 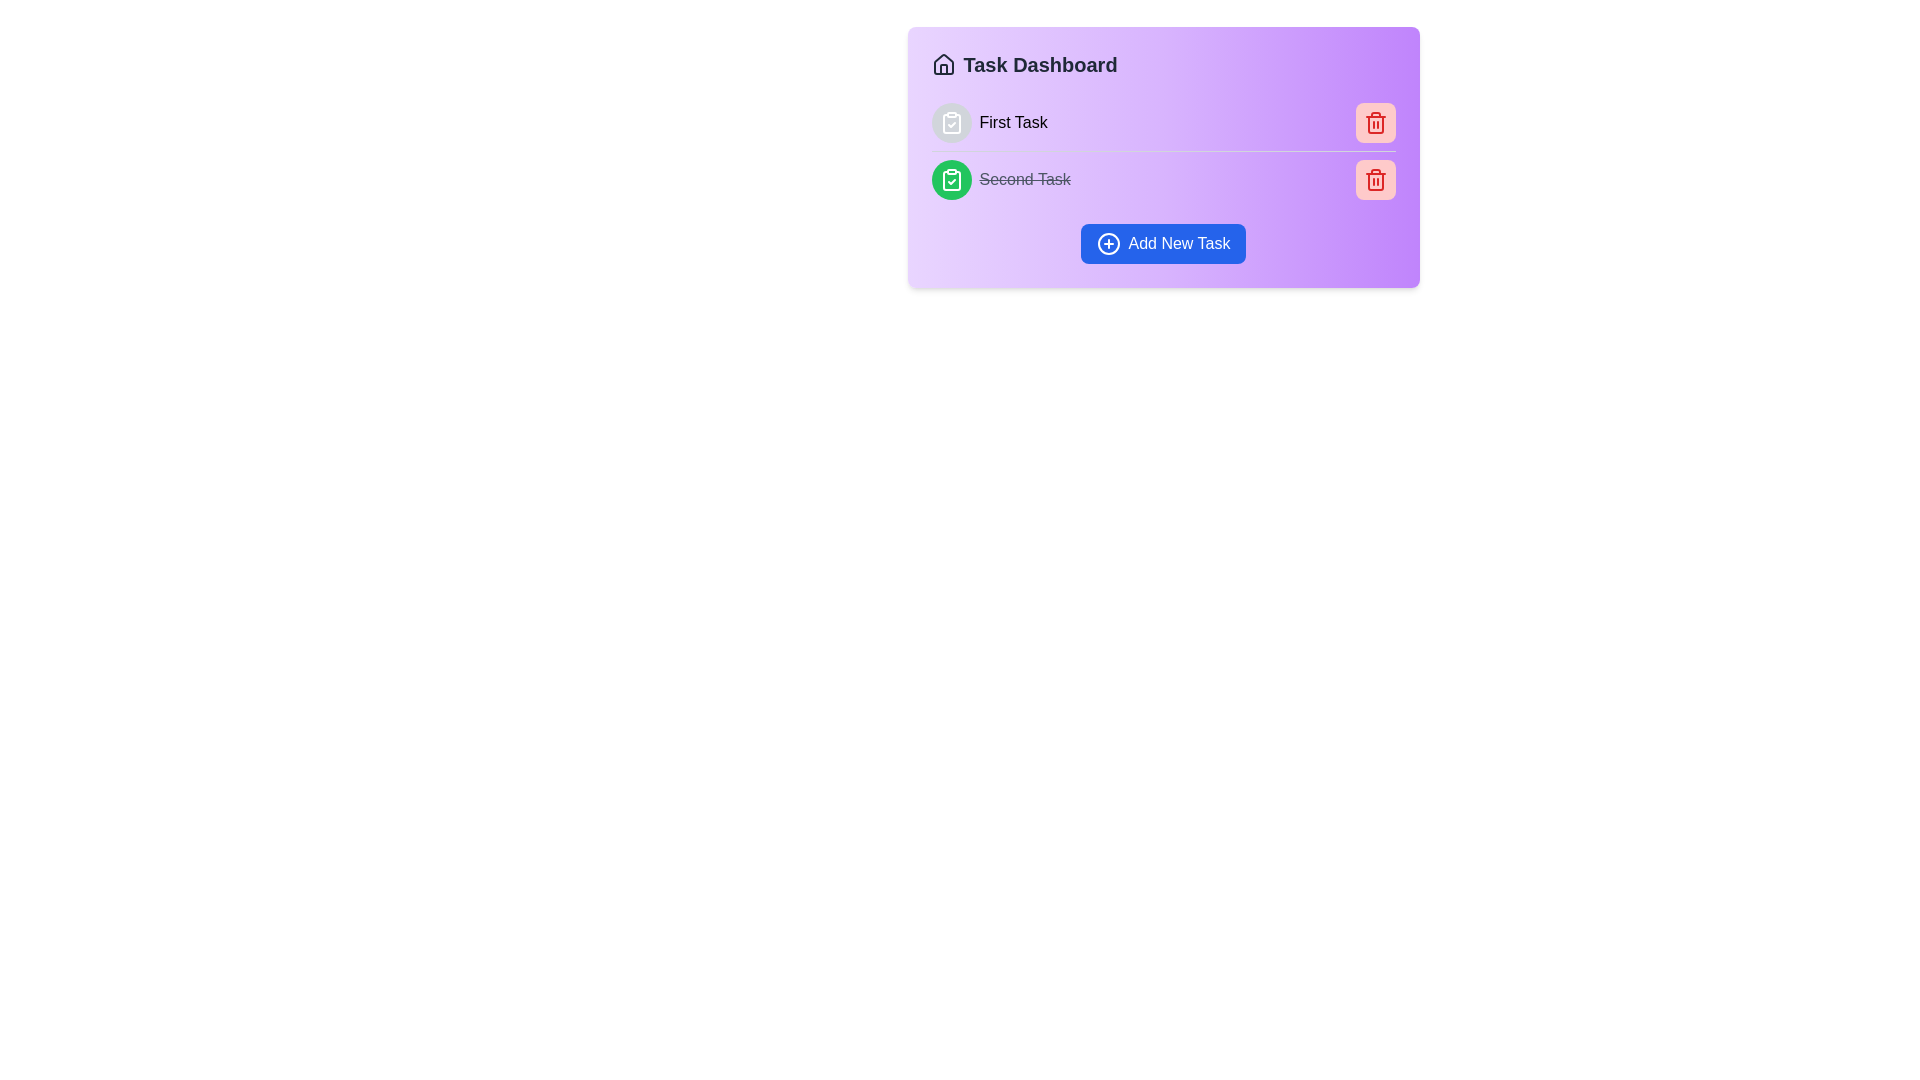 What do you see at coordinates (989, 123) in the screenshot?
I see `the first task item in the task list, which displays the task's name and is located directly below the 'Task Dashboard' heading` at bounding box center [989, 123].